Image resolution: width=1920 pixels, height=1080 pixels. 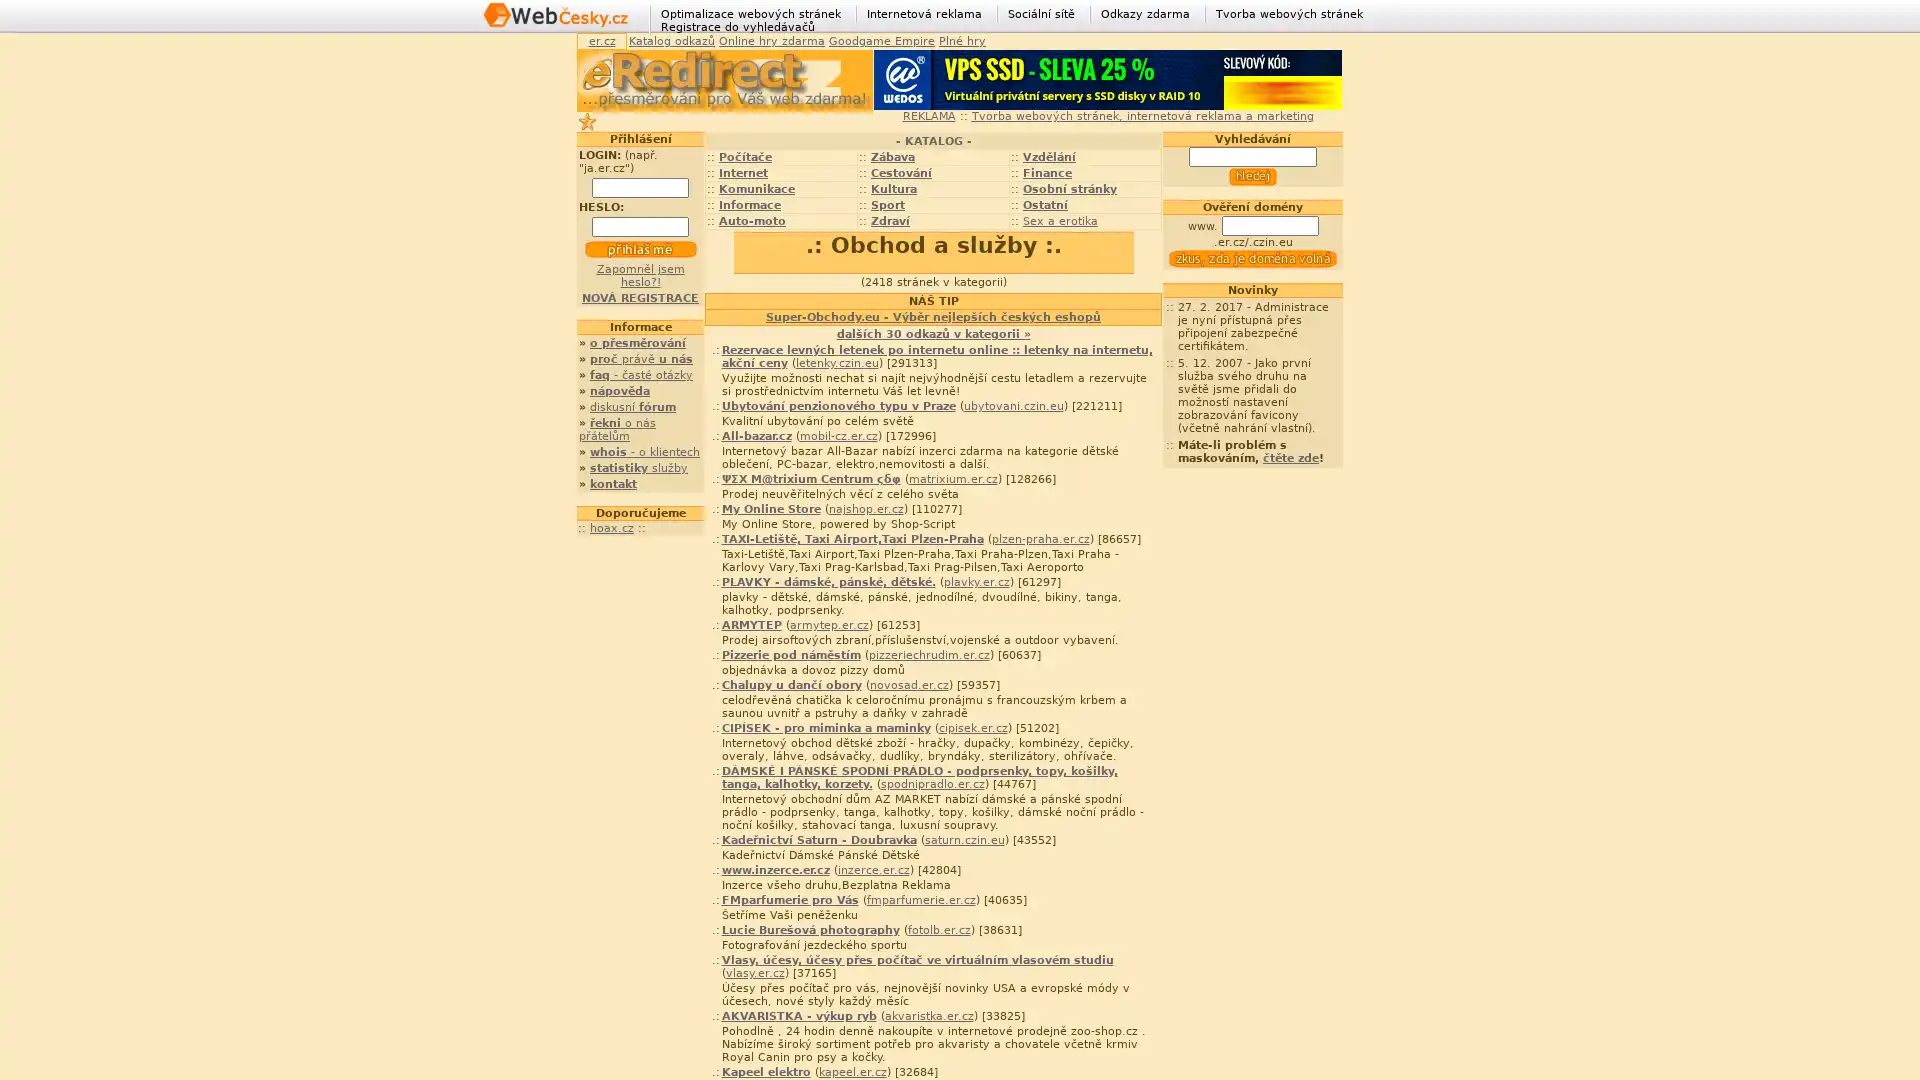 I want to click on Submit, so click(x=638, y=249).